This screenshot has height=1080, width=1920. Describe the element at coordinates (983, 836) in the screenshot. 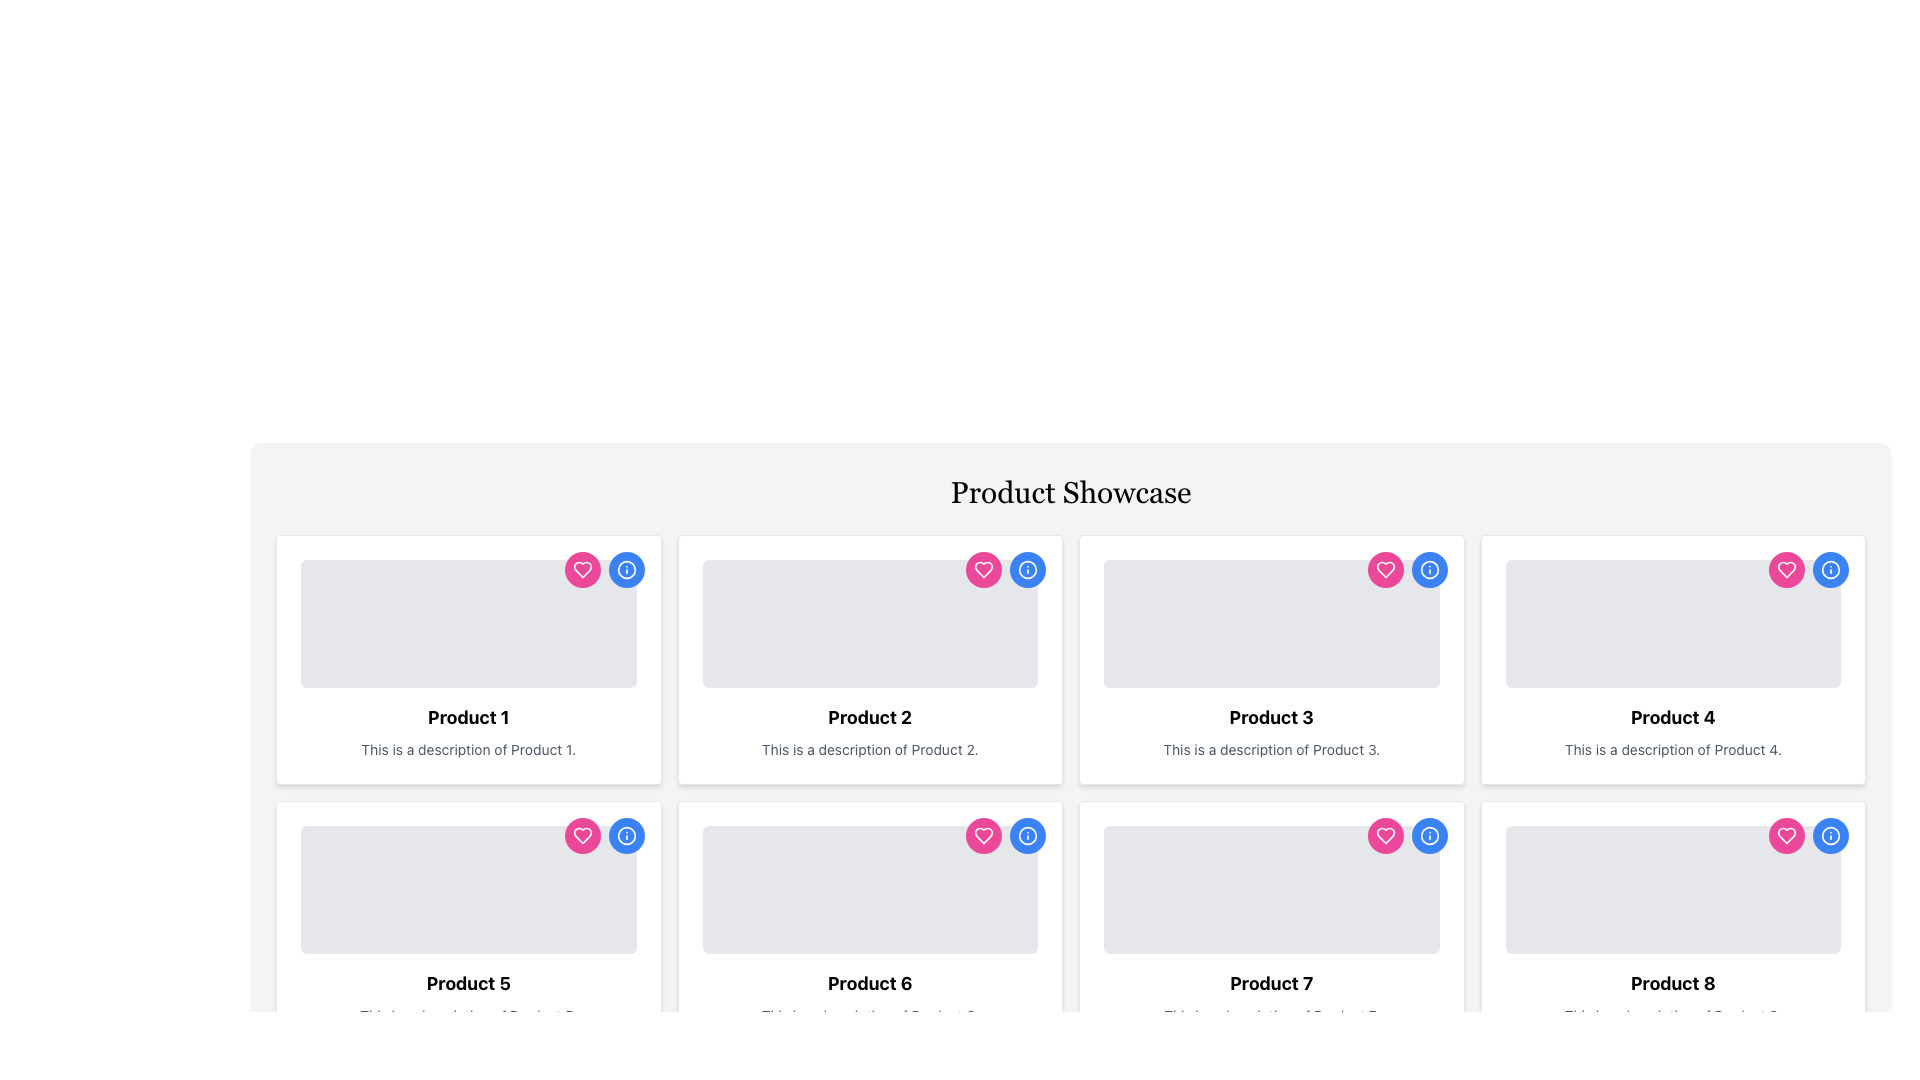

I see `the heart icon located in the top-right corner of the card for 'Product 2' in the grid layout to mark it as a favorite` at that location.